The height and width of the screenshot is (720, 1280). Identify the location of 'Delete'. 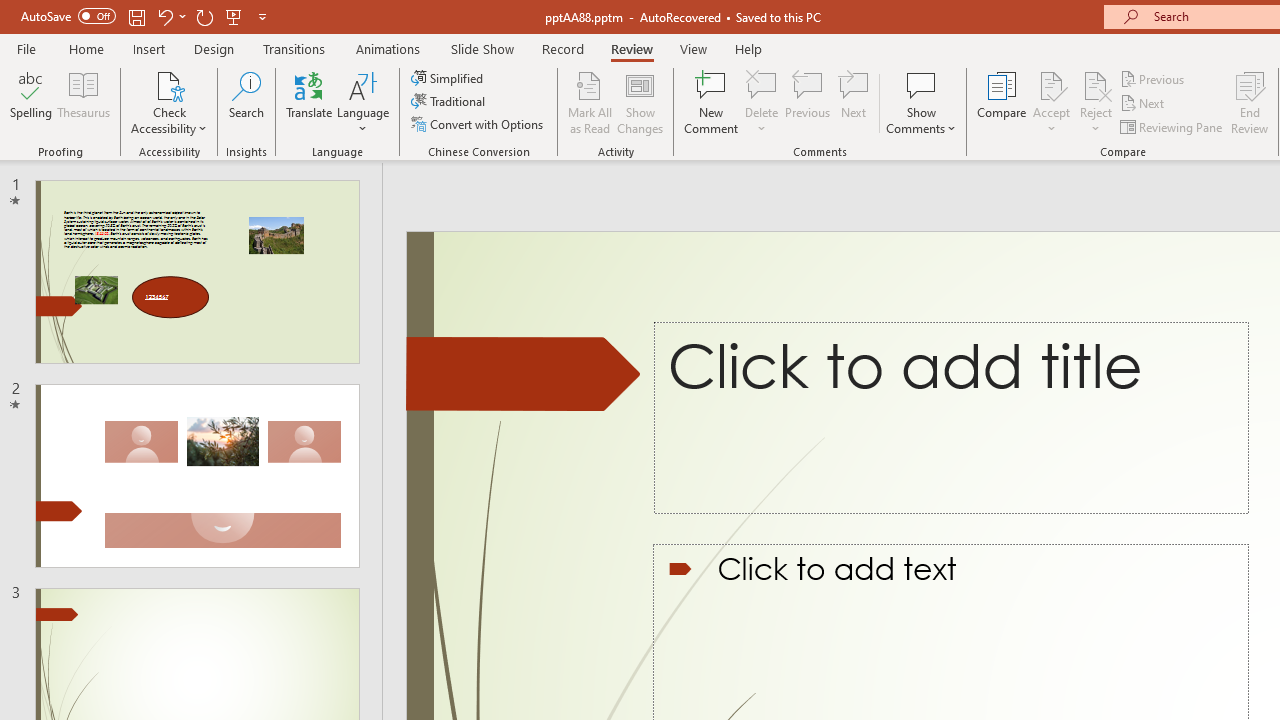
(761, 84).